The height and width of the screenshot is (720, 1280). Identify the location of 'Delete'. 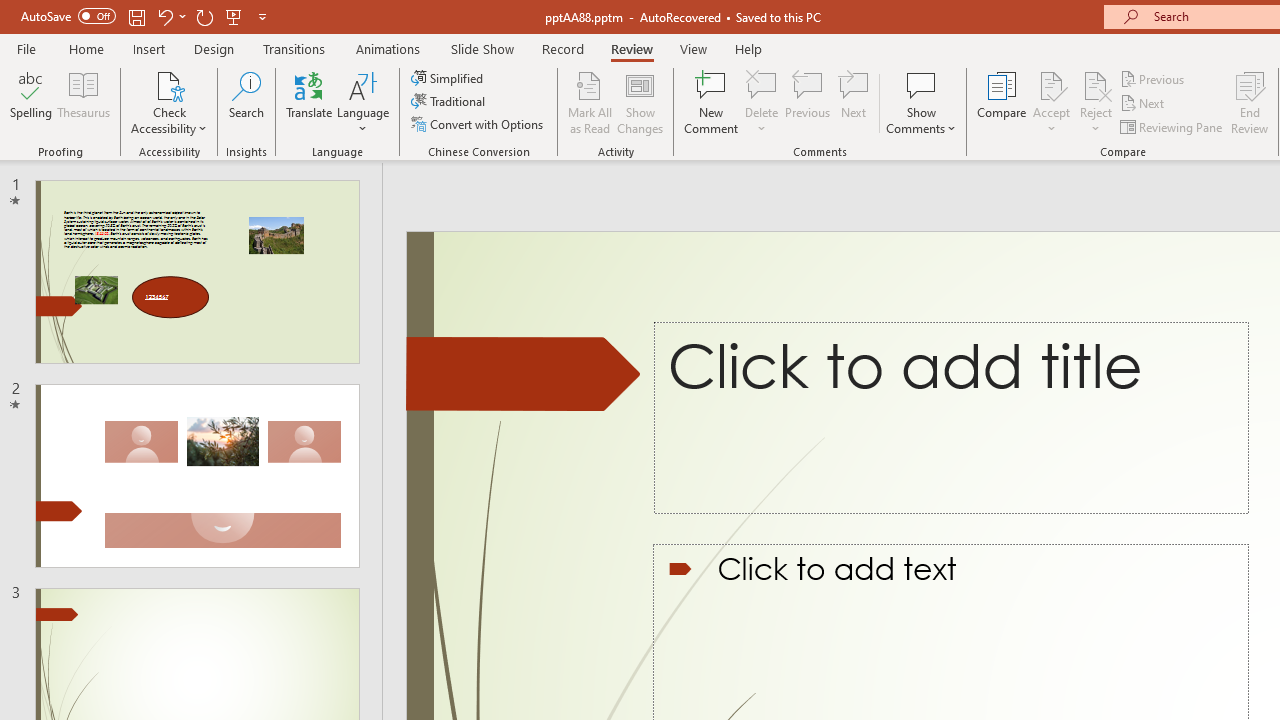
(761, 84).